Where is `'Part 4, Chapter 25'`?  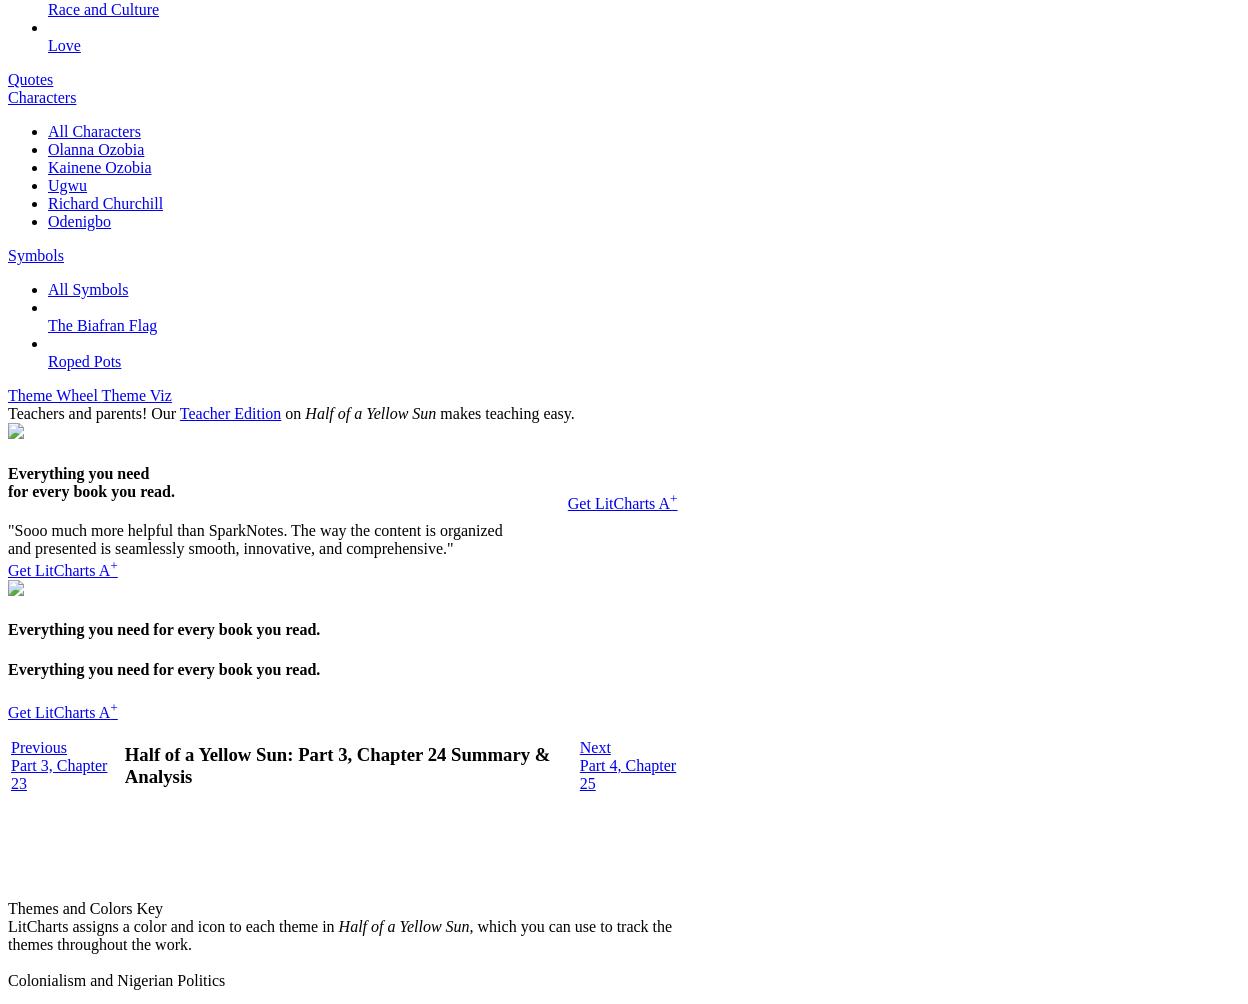
'Part 4, Chapter 25' is located at coordinates (577, 773).